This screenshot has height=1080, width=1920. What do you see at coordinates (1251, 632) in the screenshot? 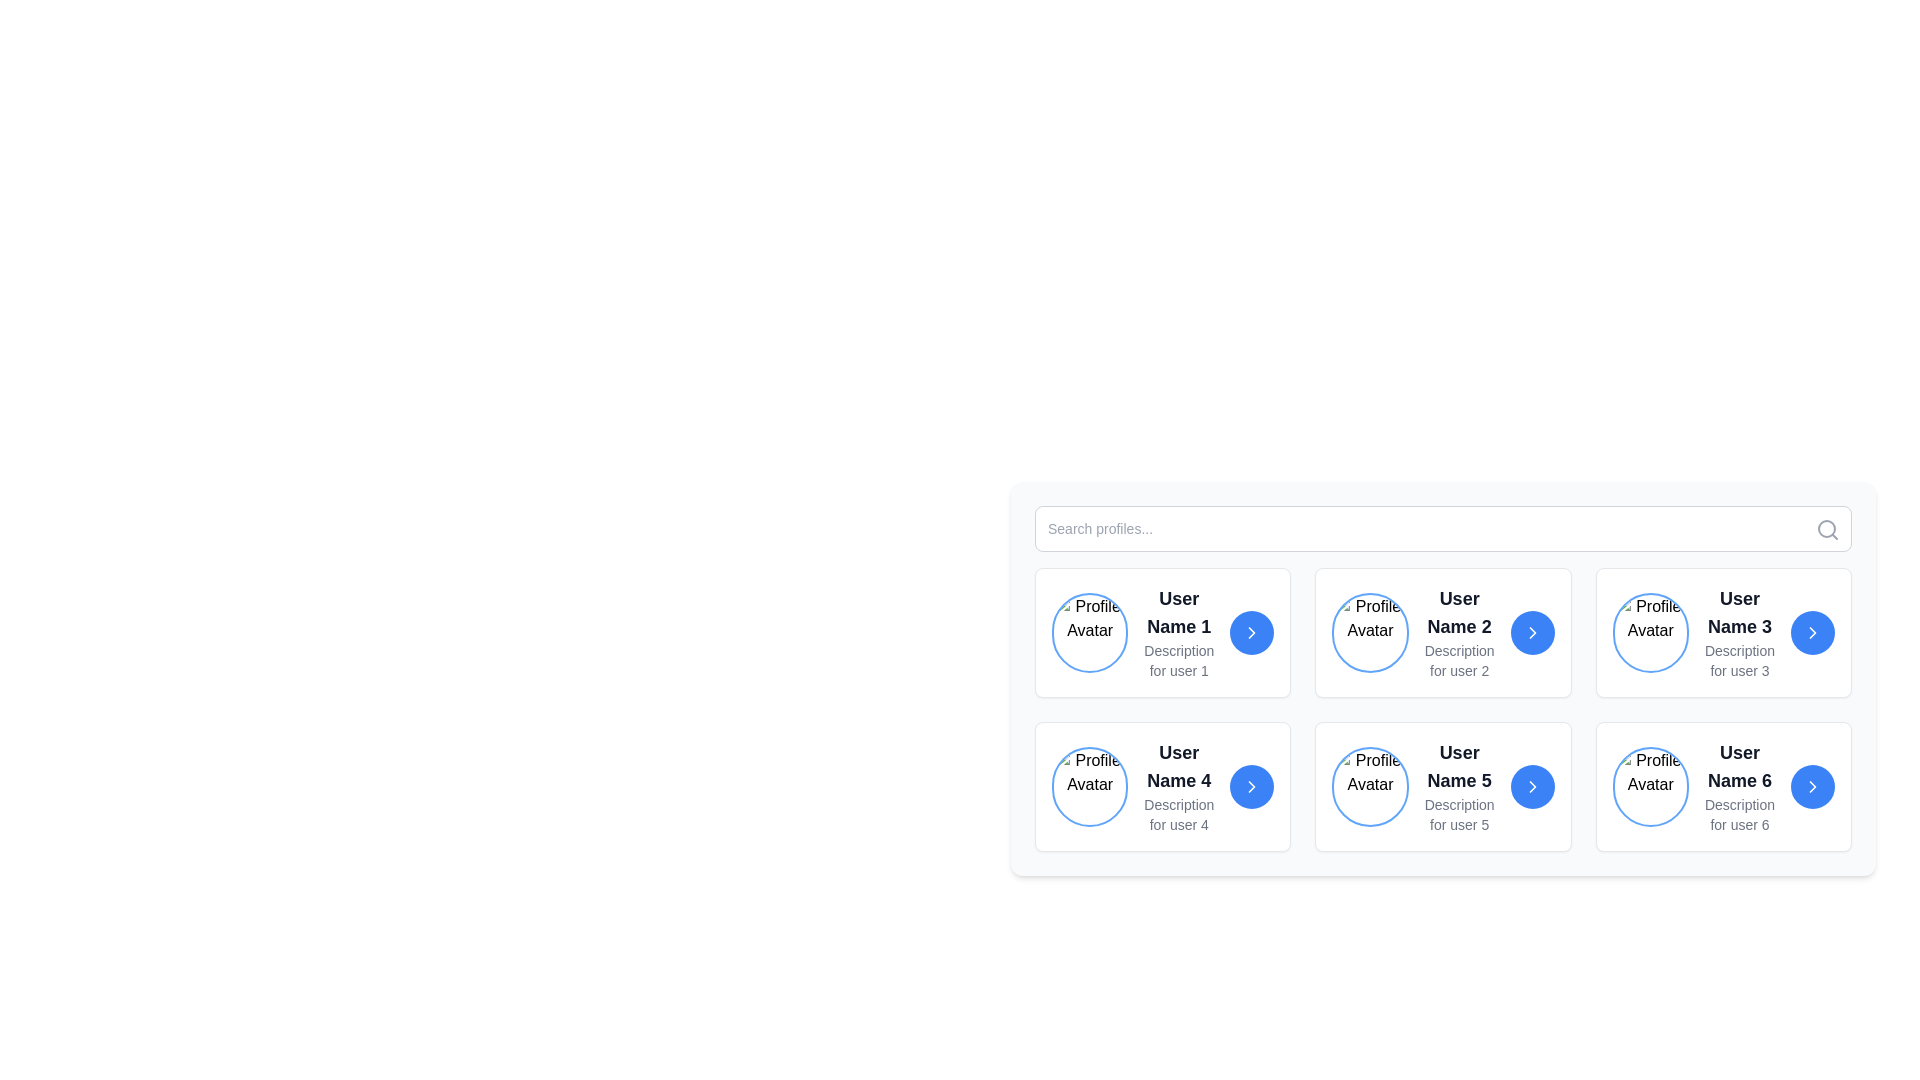
I see `the chevron icon located to the right of the text content in the user profile card for 'User Name 1'` at bounding box center [1251, 632].